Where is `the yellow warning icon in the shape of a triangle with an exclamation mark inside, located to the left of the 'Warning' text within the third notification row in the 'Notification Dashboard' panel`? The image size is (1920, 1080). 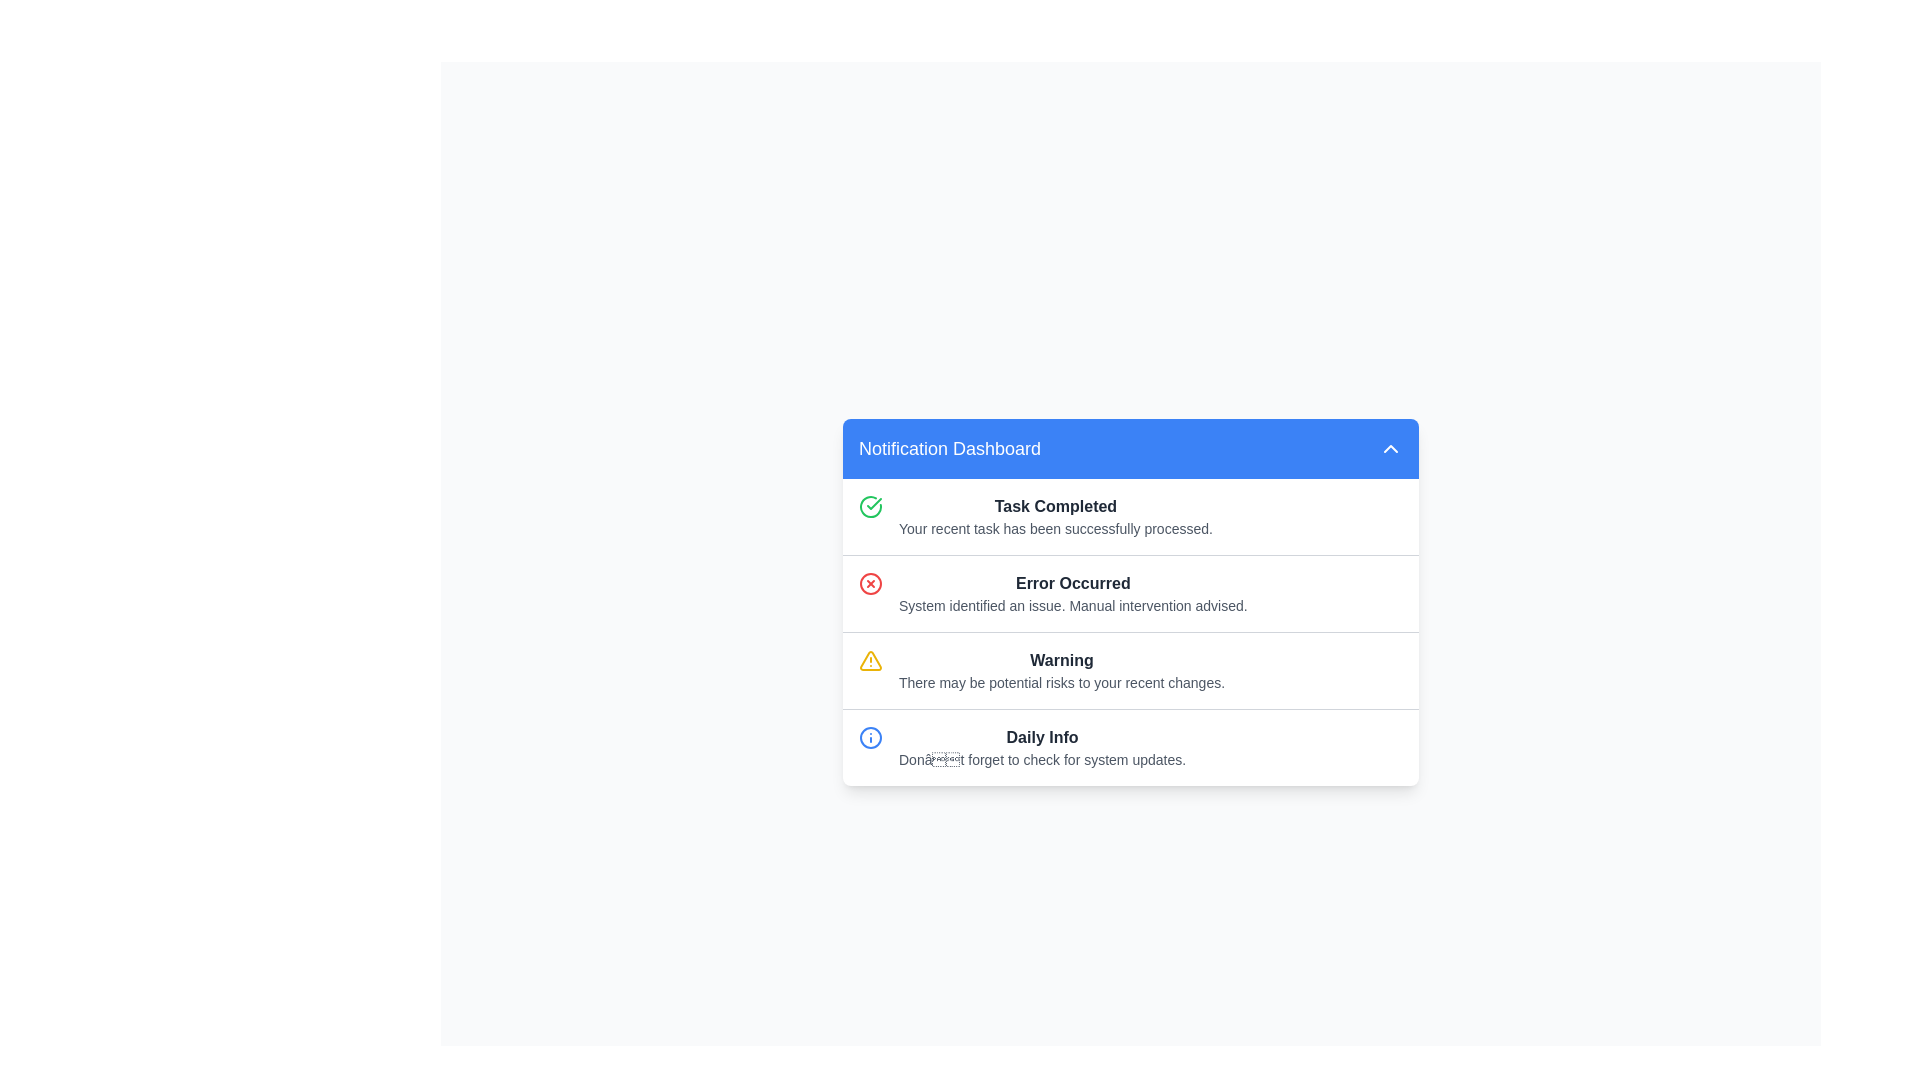
the yellow warning icon in the shape of a triangle with an exclamation mark inside, located to the left of the 'Warning' text within the third notification row in the 'Notification Dashboard' panel is located at coordinates (870, 670).